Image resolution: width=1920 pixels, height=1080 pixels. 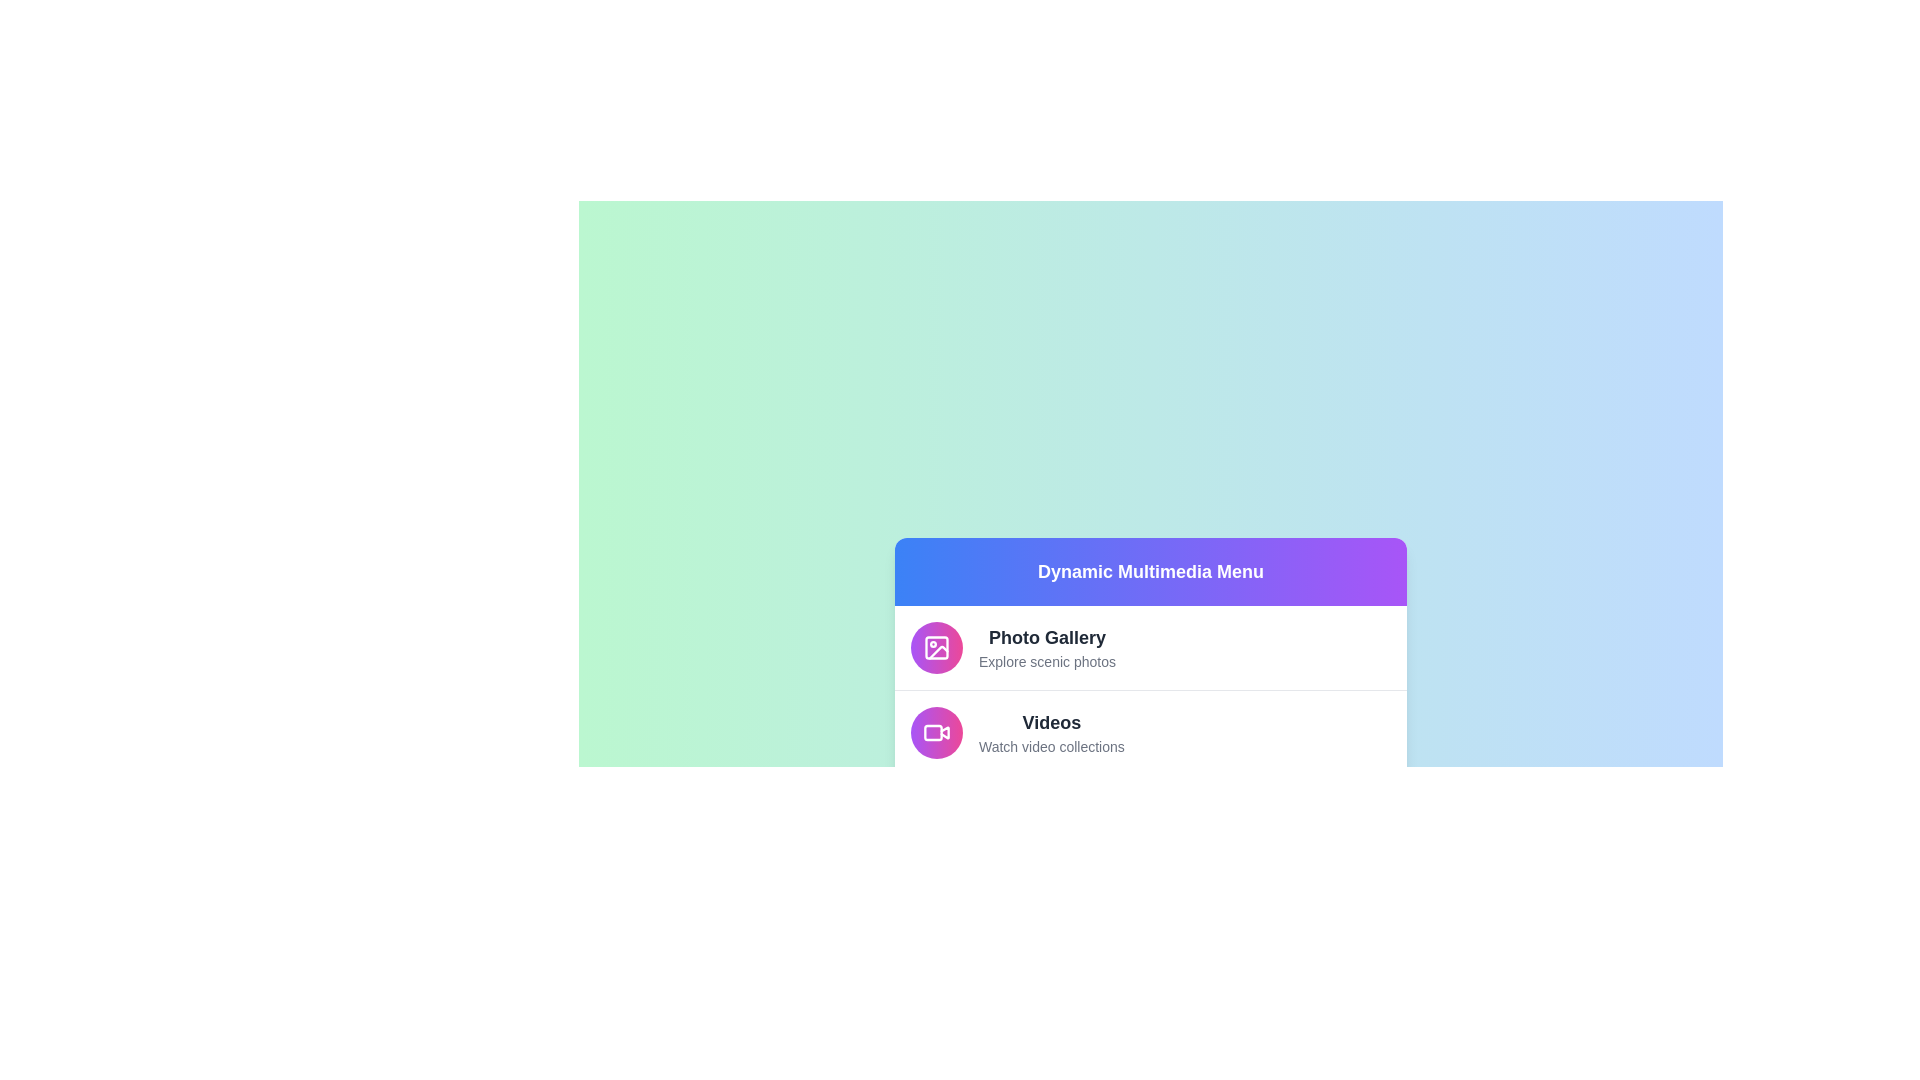 I want to click on the menu item labeled 'Videos' to observe the hover effect, so click(x=1151, y=732).